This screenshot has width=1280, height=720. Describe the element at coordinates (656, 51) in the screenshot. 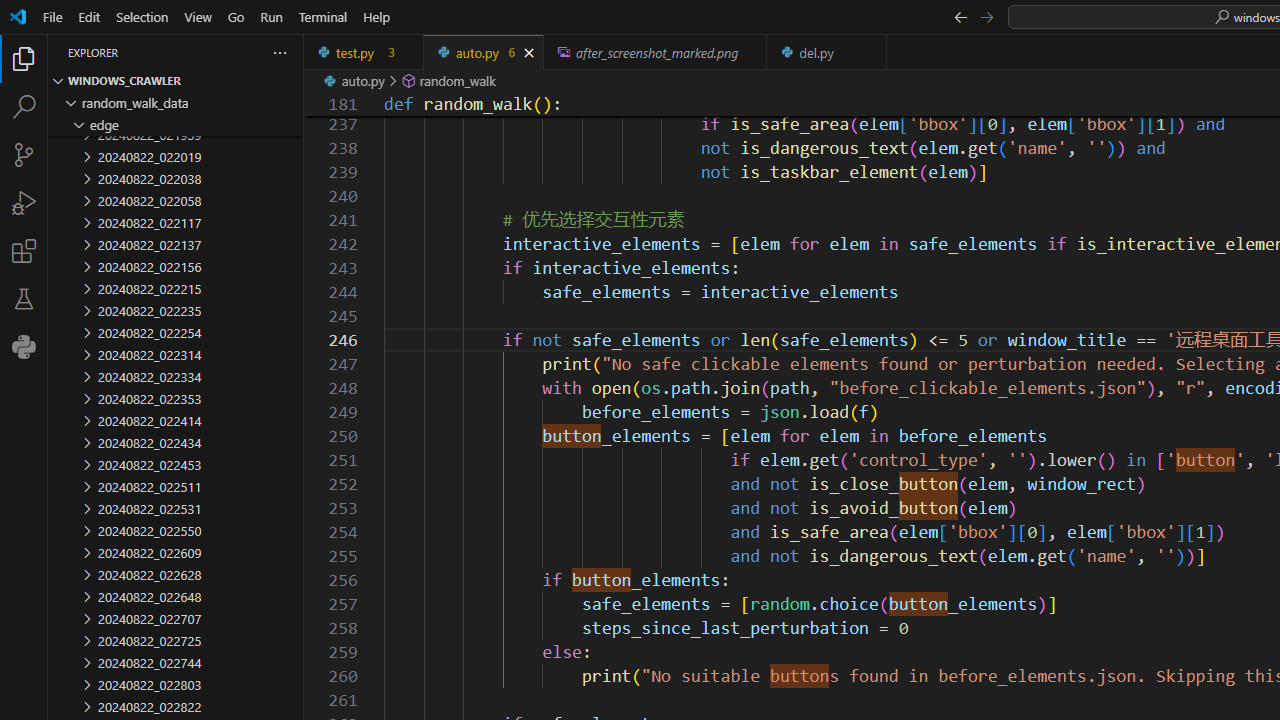

I see `'after_screenshot_marked.png, preview'` at that location.